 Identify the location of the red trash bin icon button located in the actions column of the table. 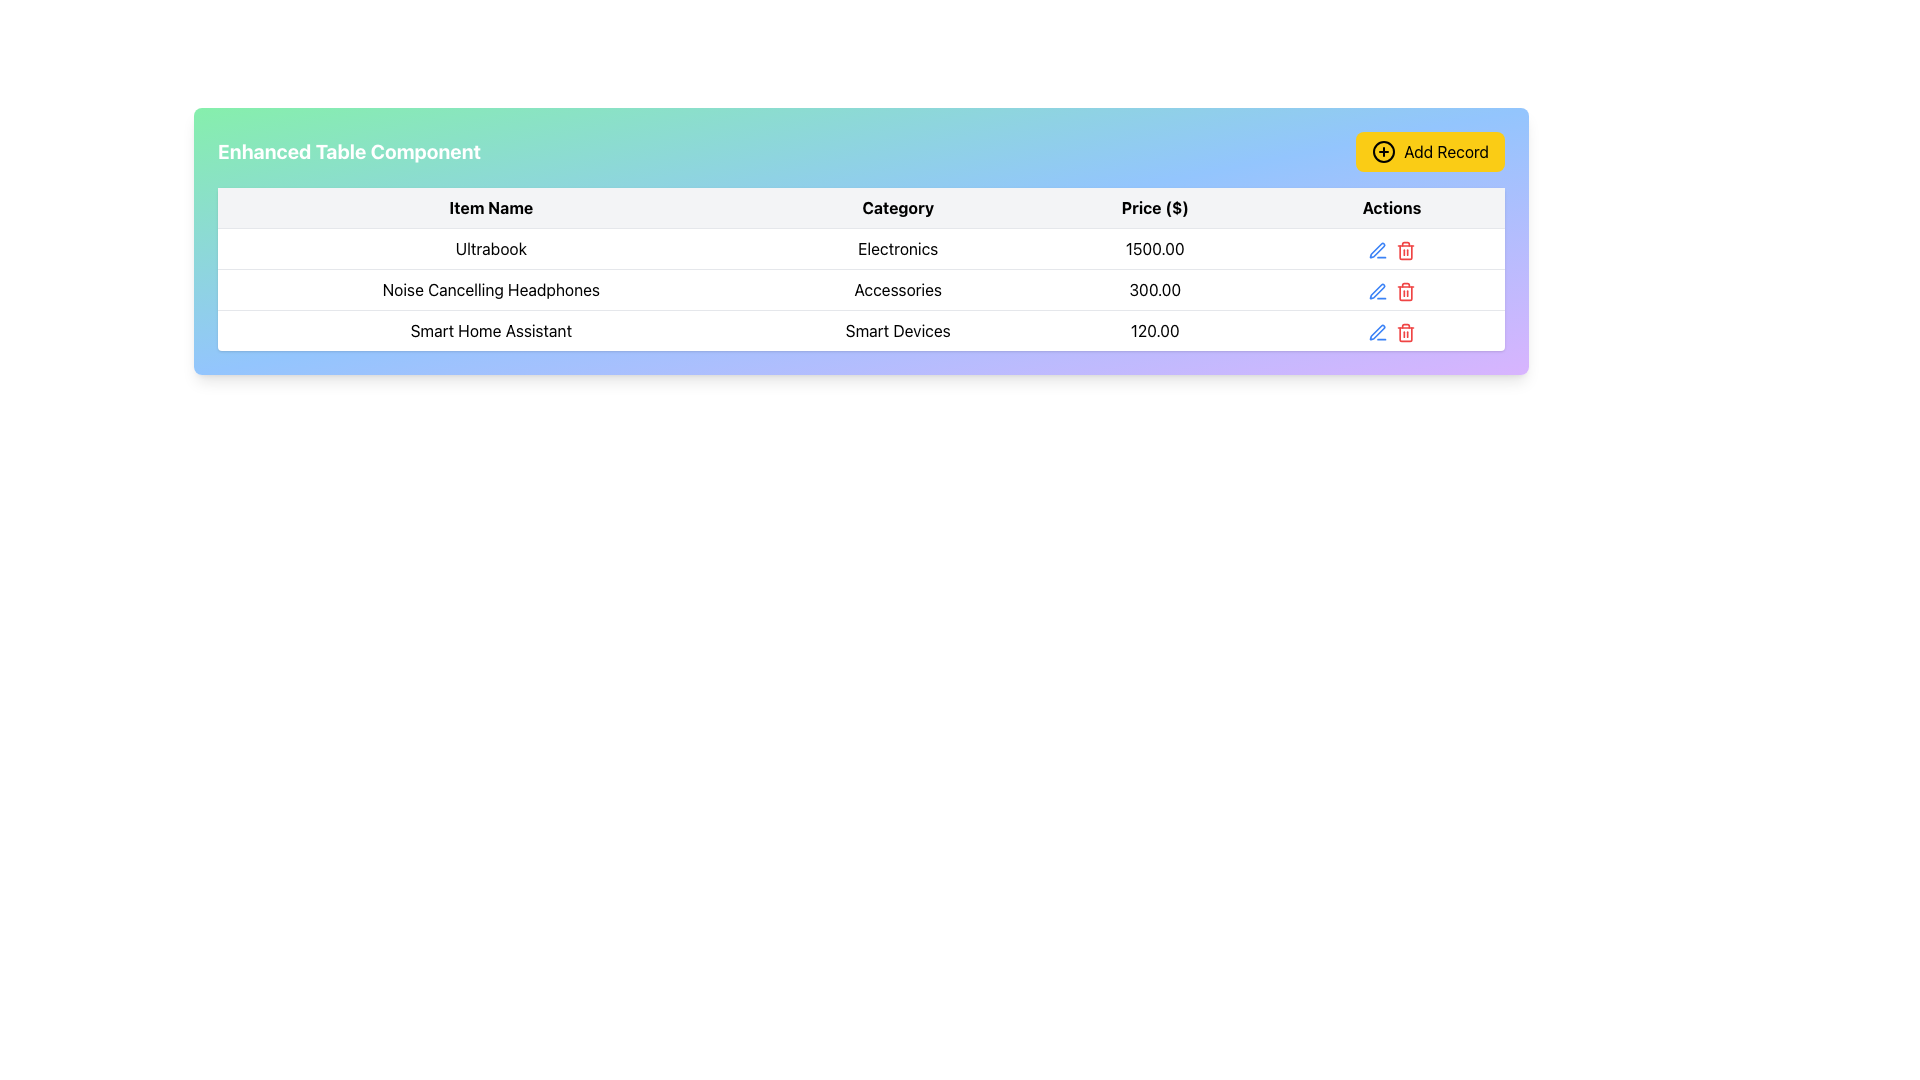
(1404, 248).